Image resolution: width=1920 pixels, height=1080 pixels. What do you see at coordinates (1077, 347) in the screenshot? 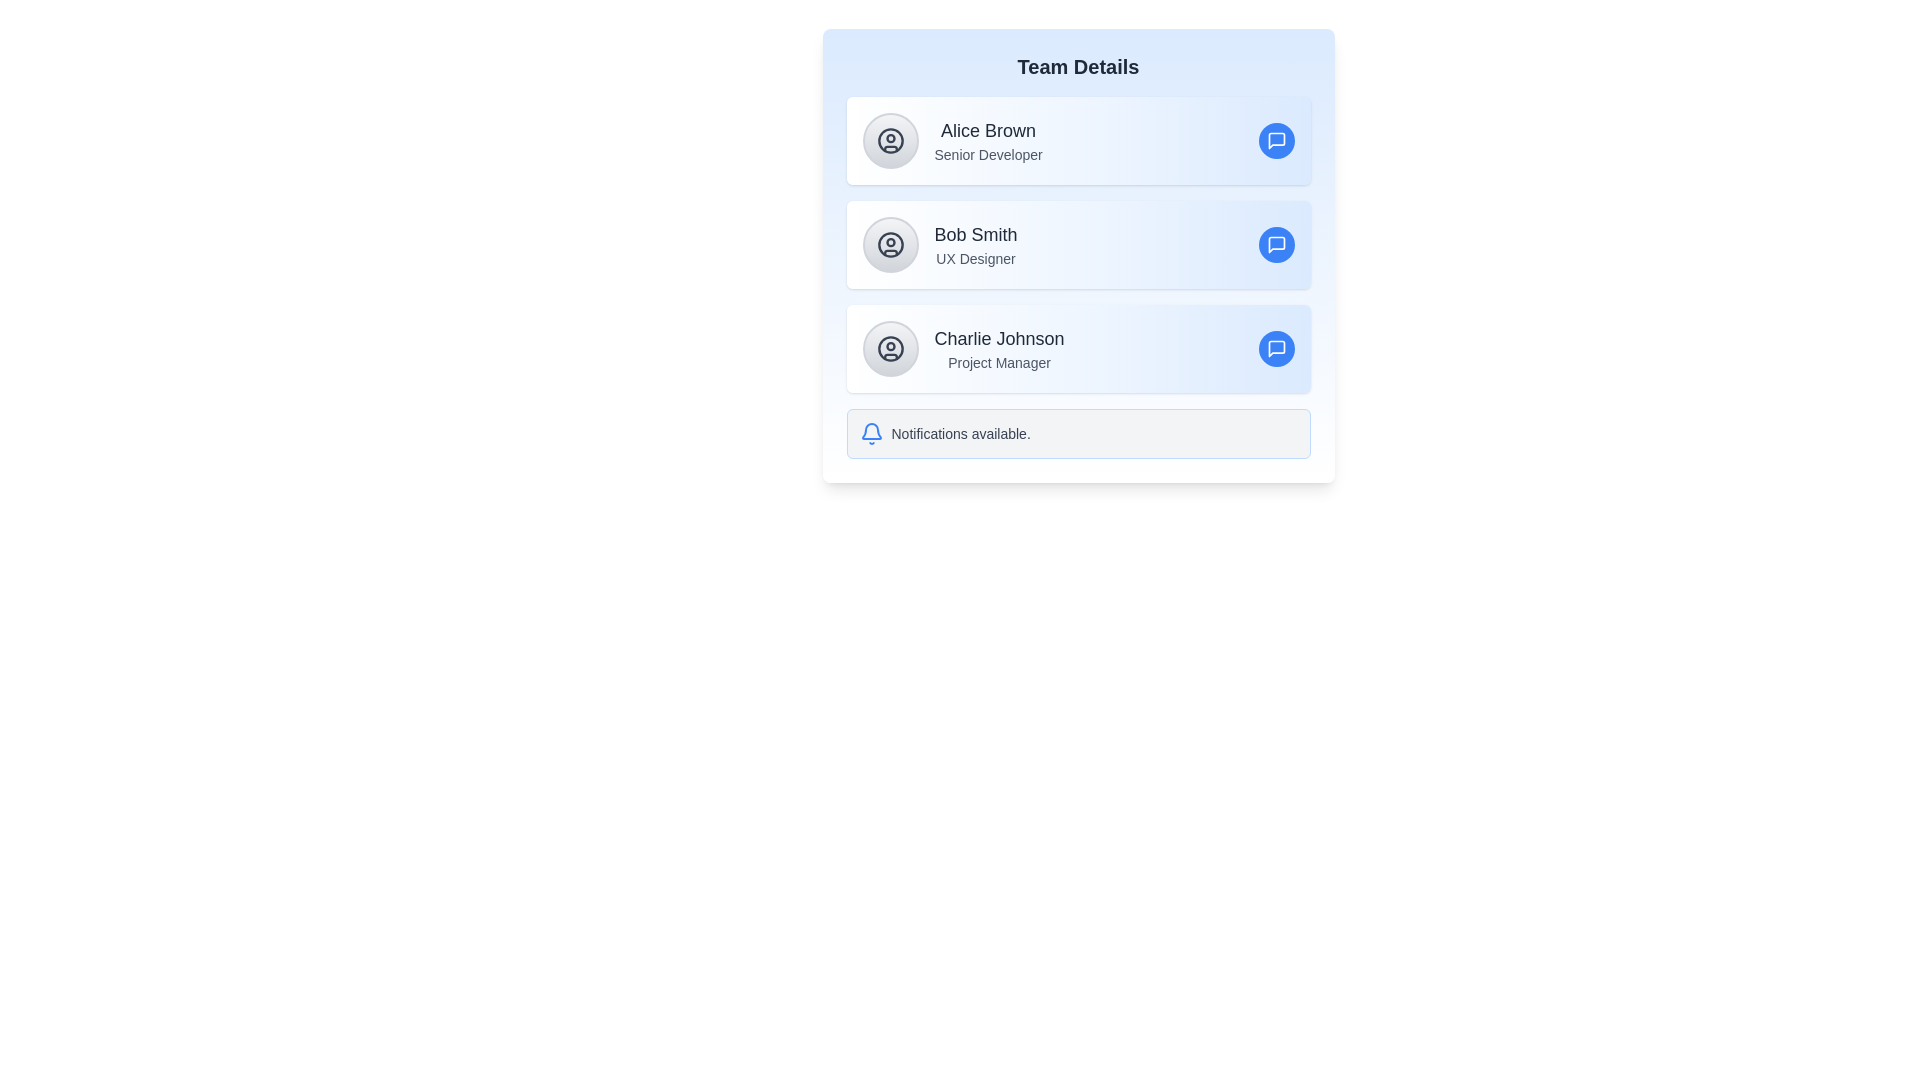
I see `the Profile card for Charlie Johnson, the third item in the 'Team Details' list` at bounding box center [1077, 347].